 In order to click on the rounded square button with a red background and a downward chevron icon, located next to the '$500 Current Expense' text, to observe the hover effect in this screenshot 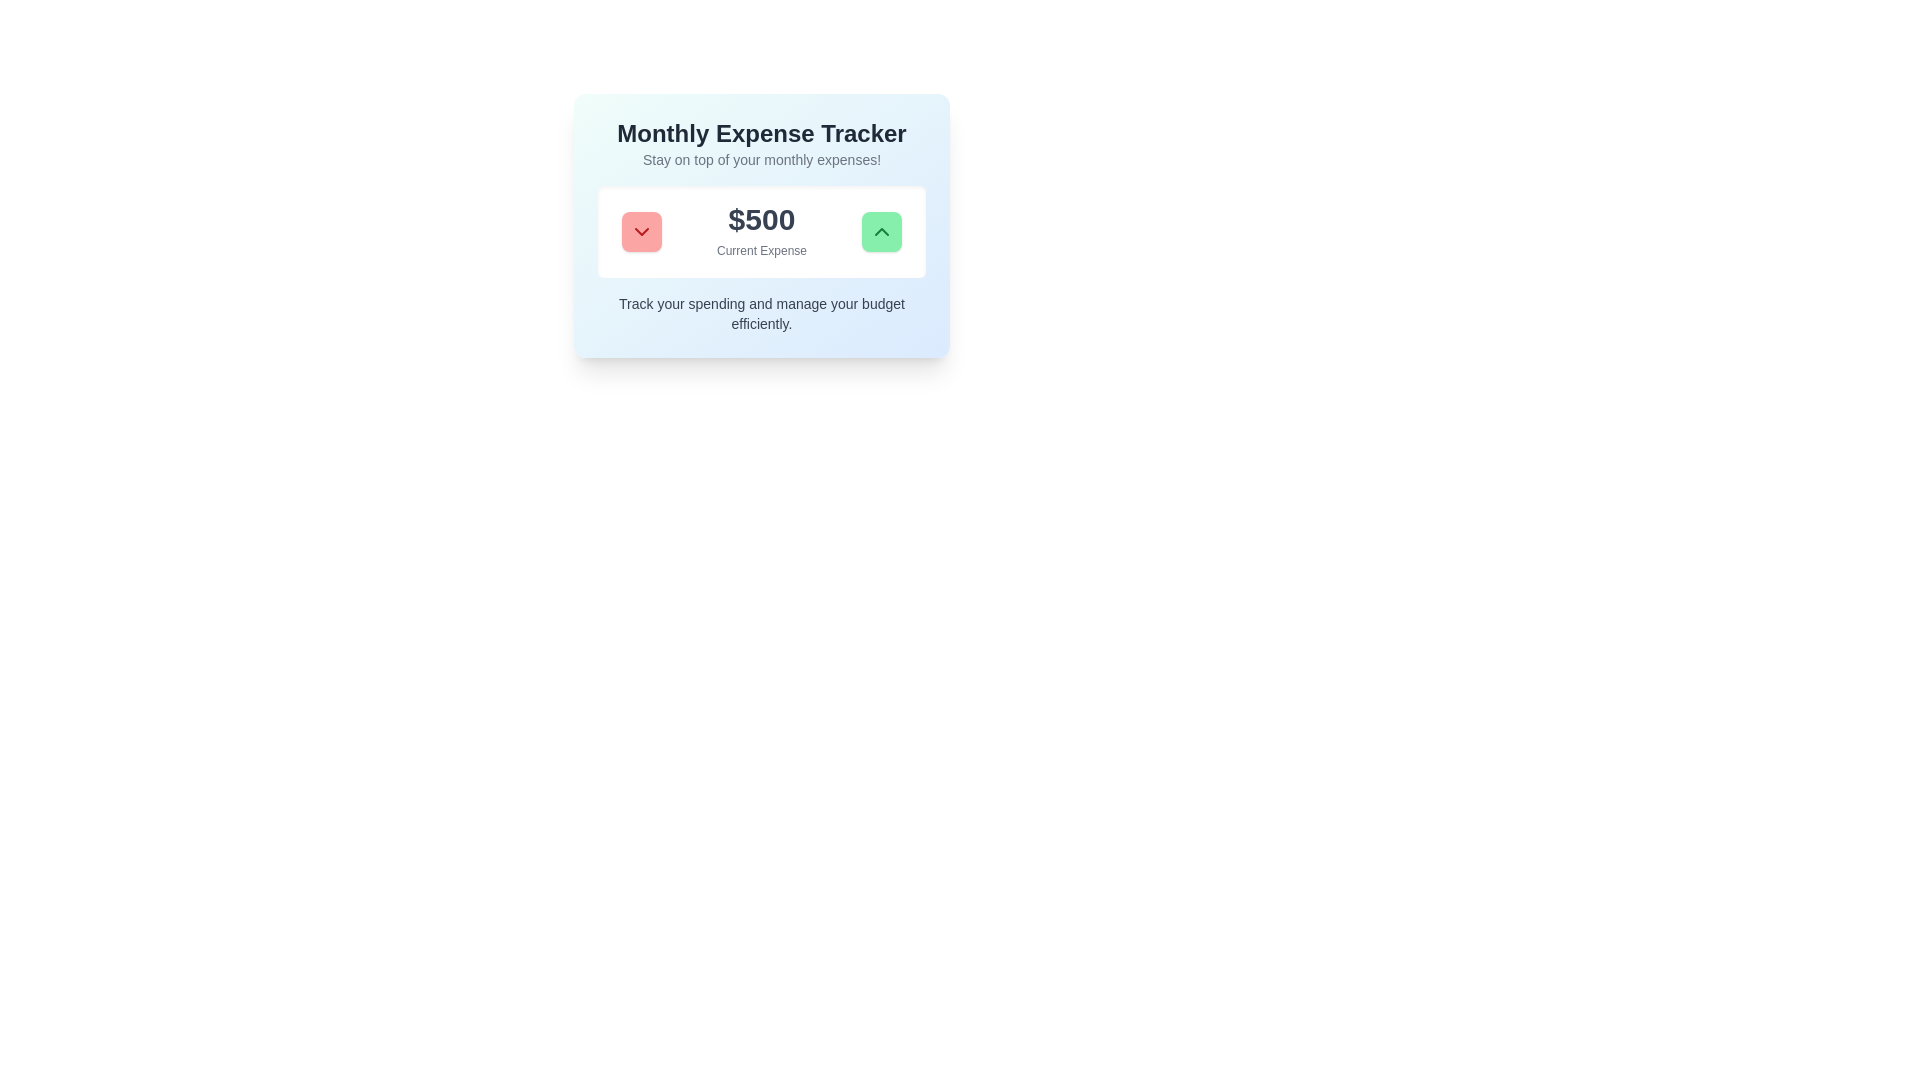, I will do `click(642, 230)`.